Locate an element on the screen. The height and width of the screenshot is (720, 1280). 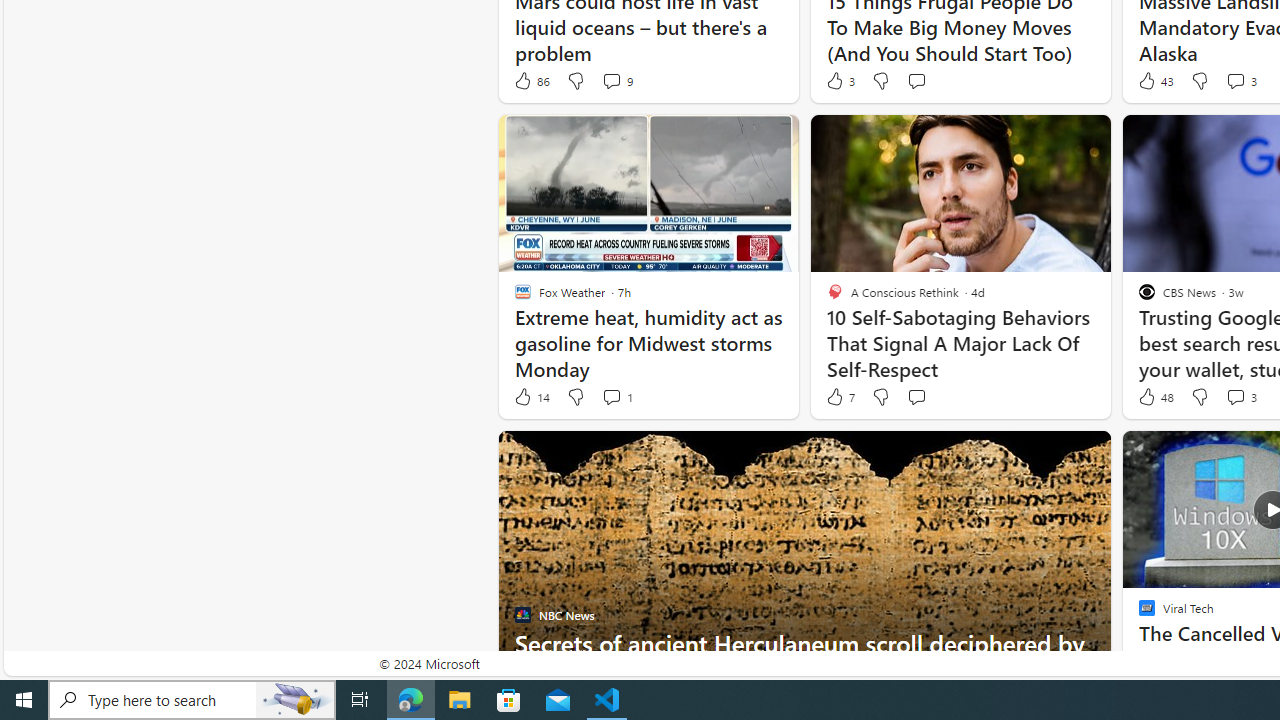
'Hide this story' is located at coordinates (1049, 455).